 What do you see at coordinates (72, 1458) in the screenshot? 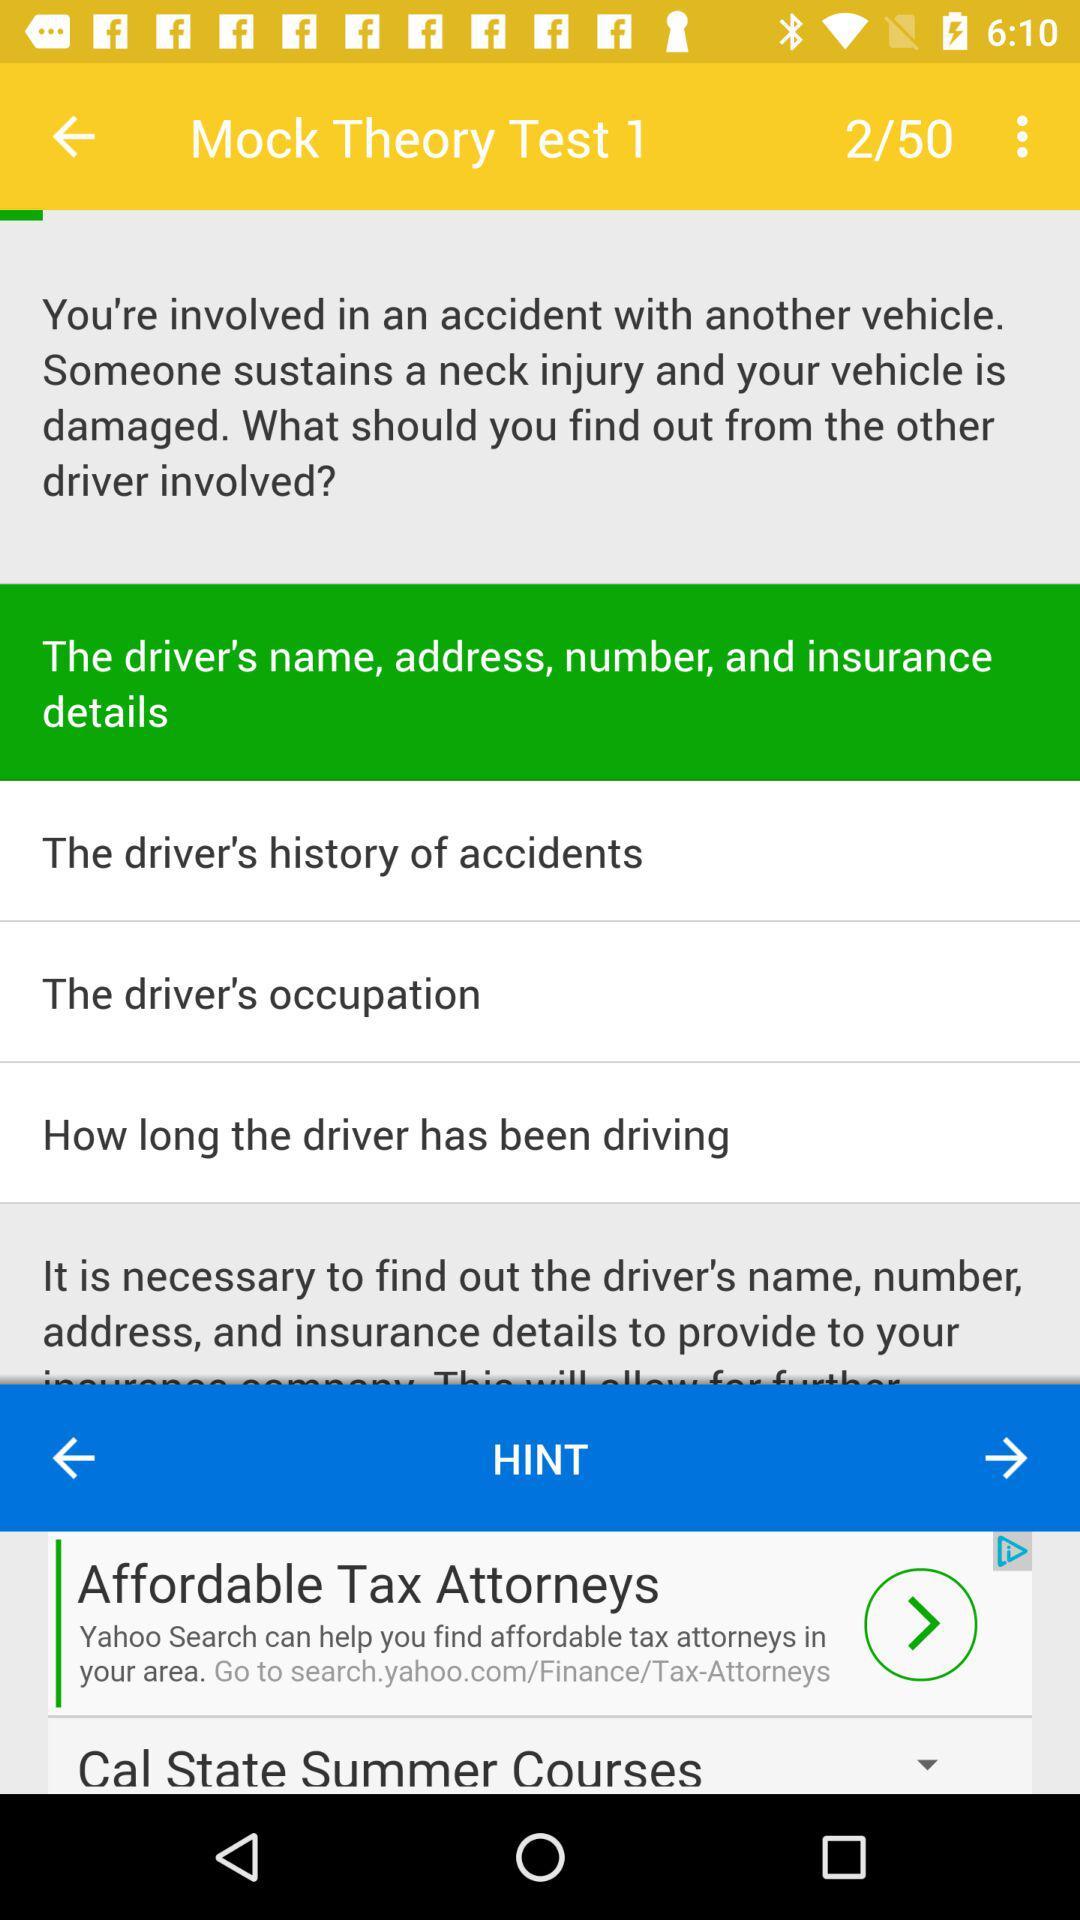
I see `the arrow_backward icon` at bounding box center [72, 1458].